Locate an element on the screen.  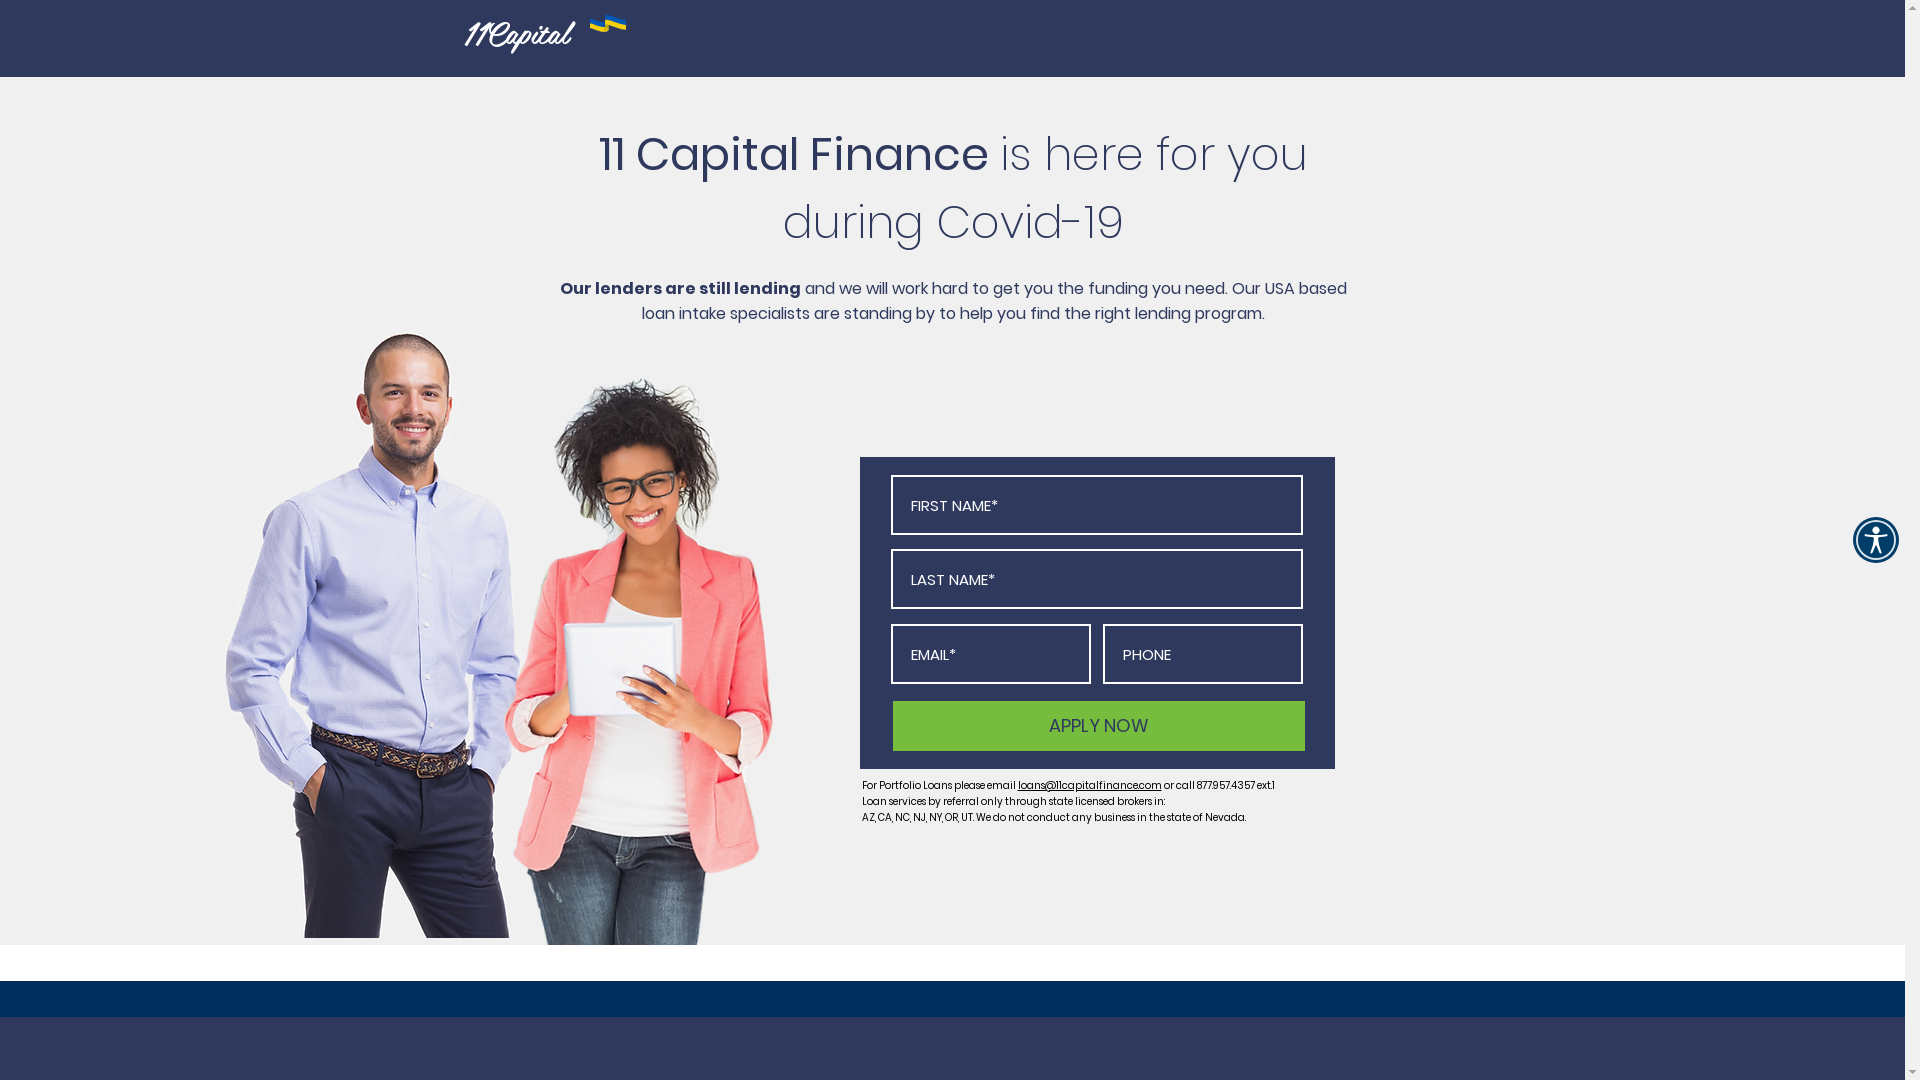
'loans@11capitalfinance.com' is located at coordinates (1088, 784).